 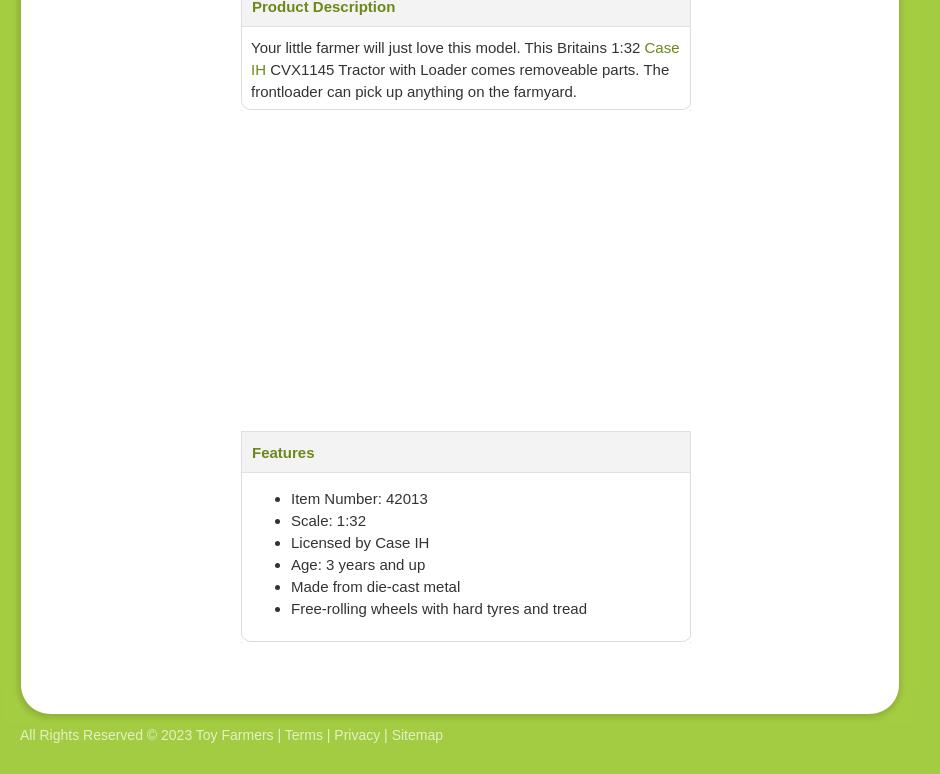 I want to click on 'Case IH', so click(x=464, y=57).